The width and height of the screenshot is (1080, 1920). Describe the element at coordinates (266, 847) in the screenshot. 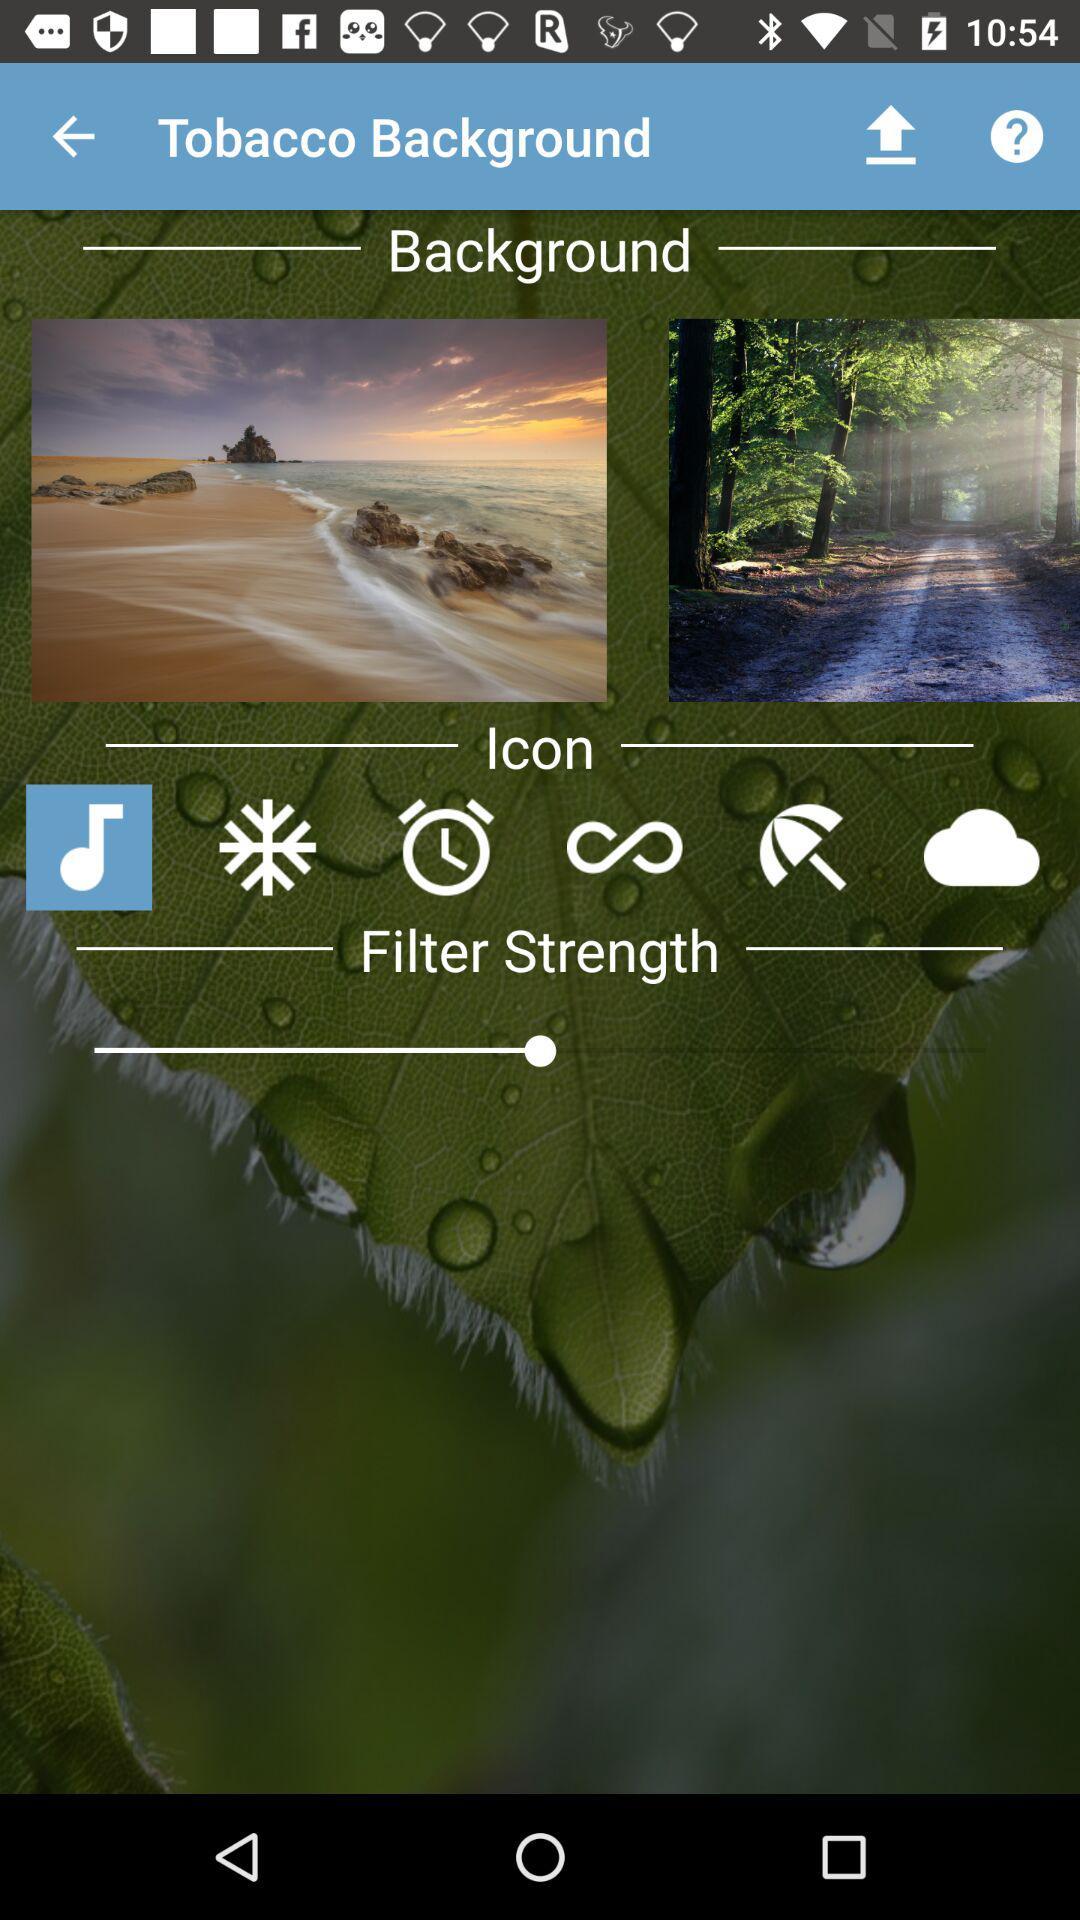

I see `the close icon` at that location.